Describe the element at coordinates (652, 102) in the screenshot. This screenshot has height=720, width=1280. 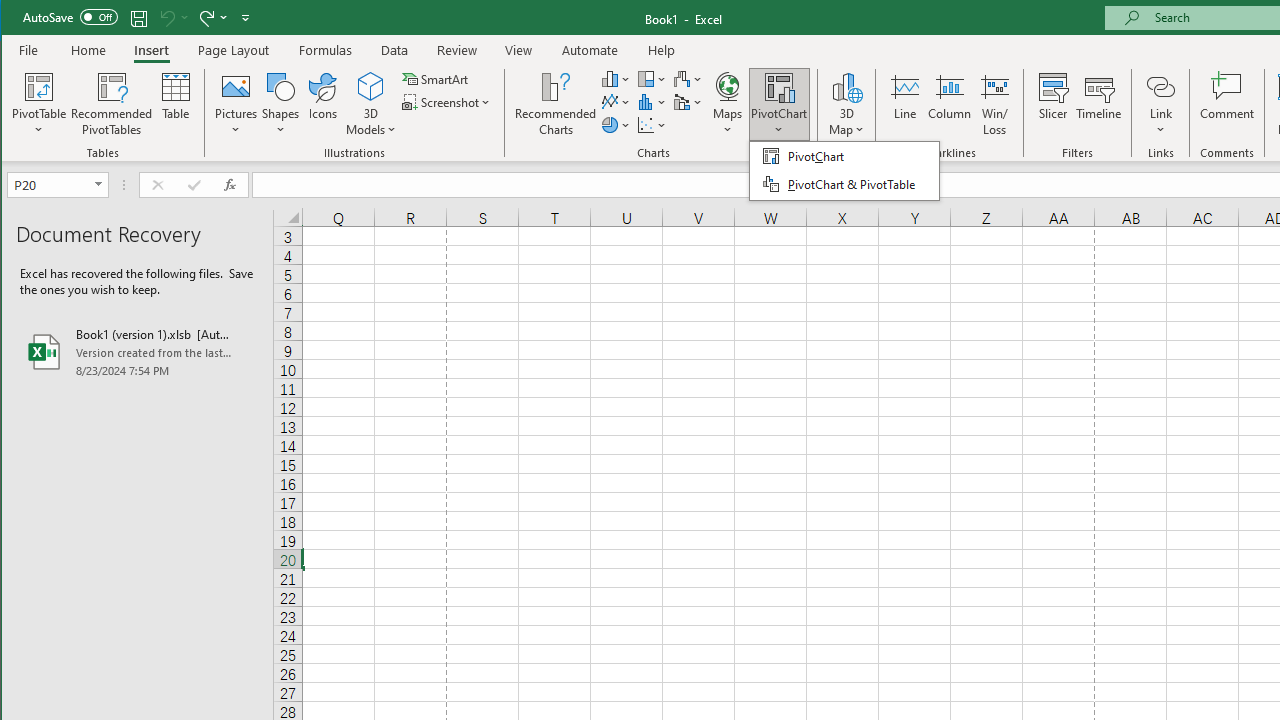
I see `'Insert Statistic Chart'` at that location.